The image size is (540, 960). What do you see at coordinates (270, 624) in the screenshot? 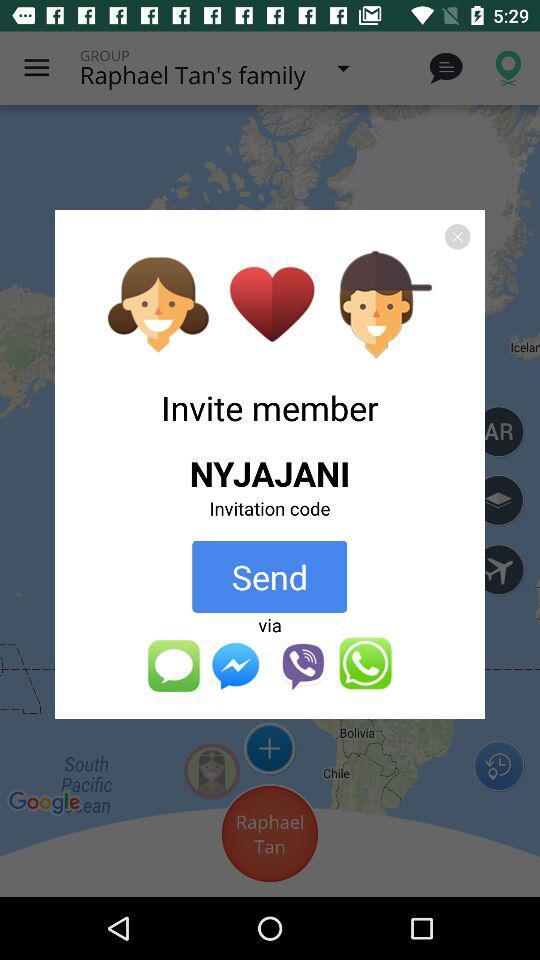
I see `the button below the send button` at bounding box center [270, 624].